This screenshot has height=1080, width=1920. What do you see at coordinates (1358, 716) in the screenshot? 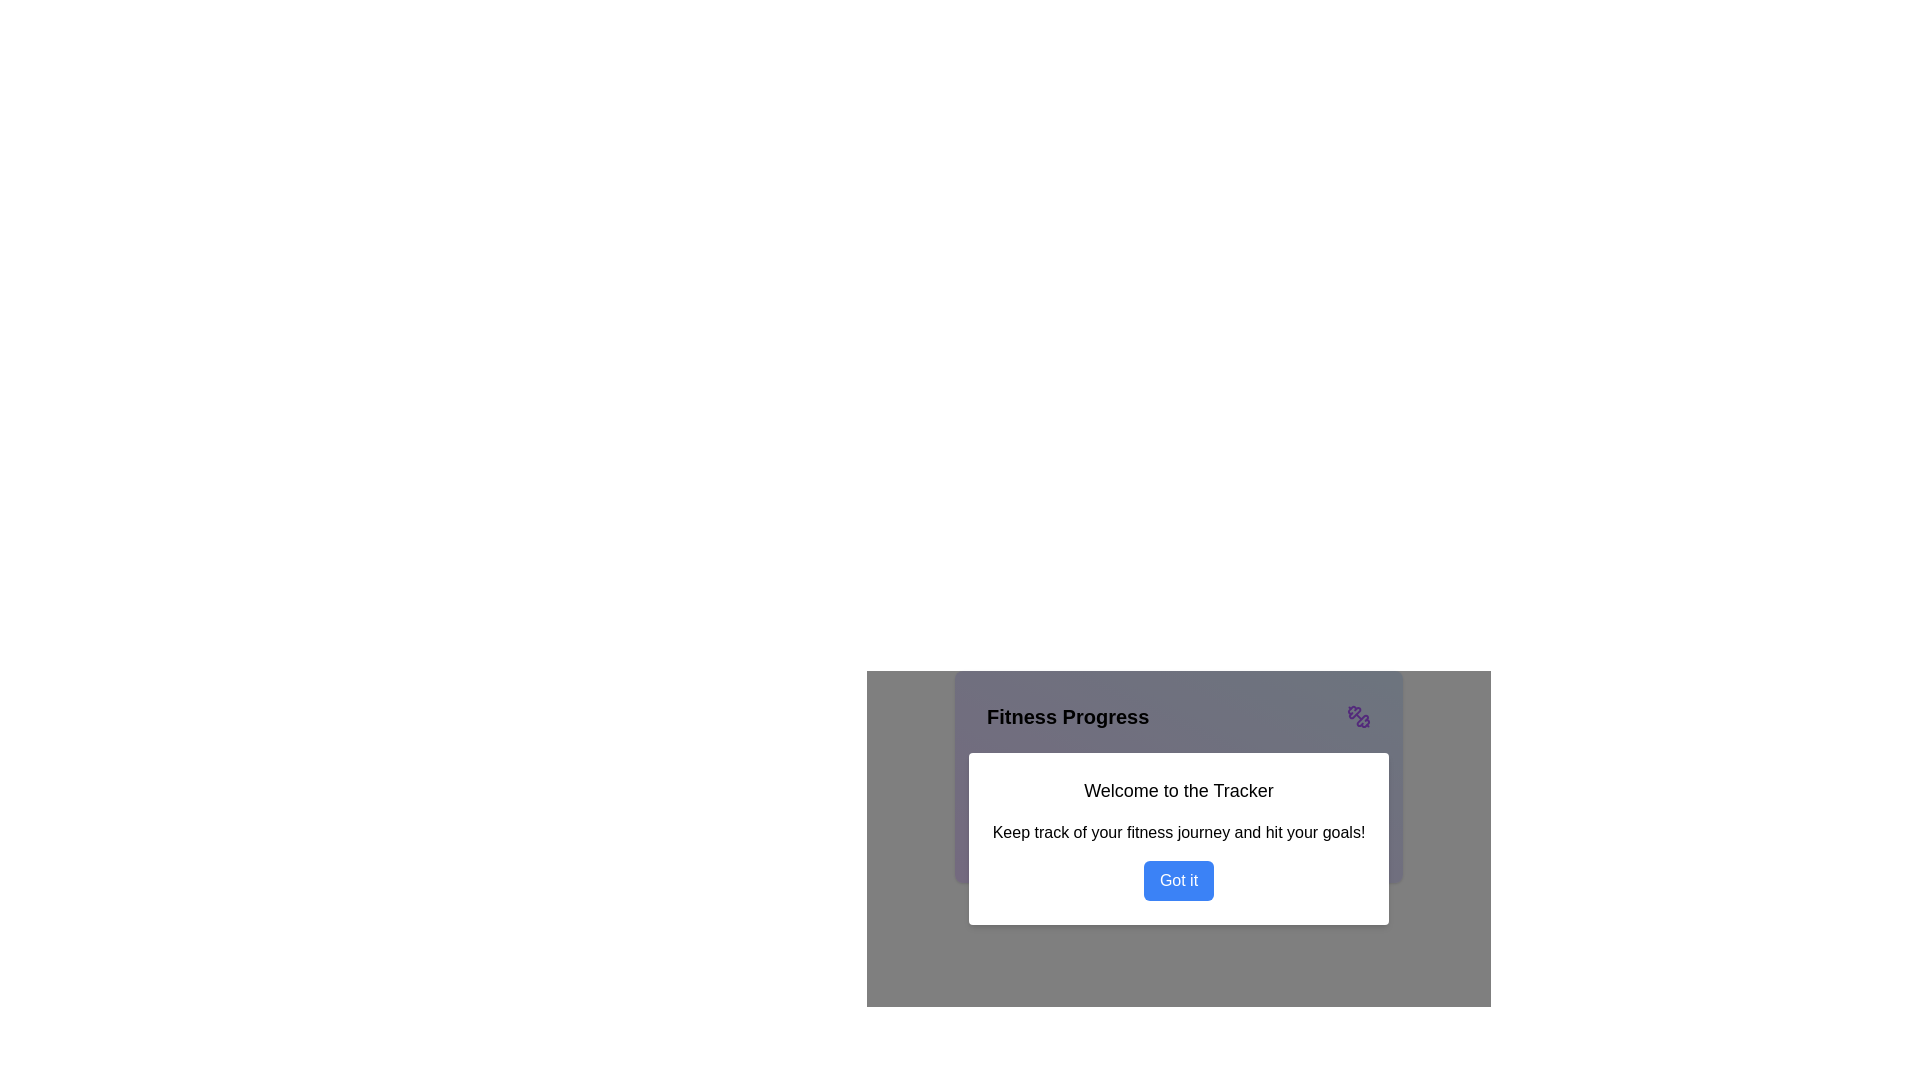
I see `the purple dumbbell icon located to the right of the 'Fitness Progress' text in the header section` at bounding box center [1358, 716].